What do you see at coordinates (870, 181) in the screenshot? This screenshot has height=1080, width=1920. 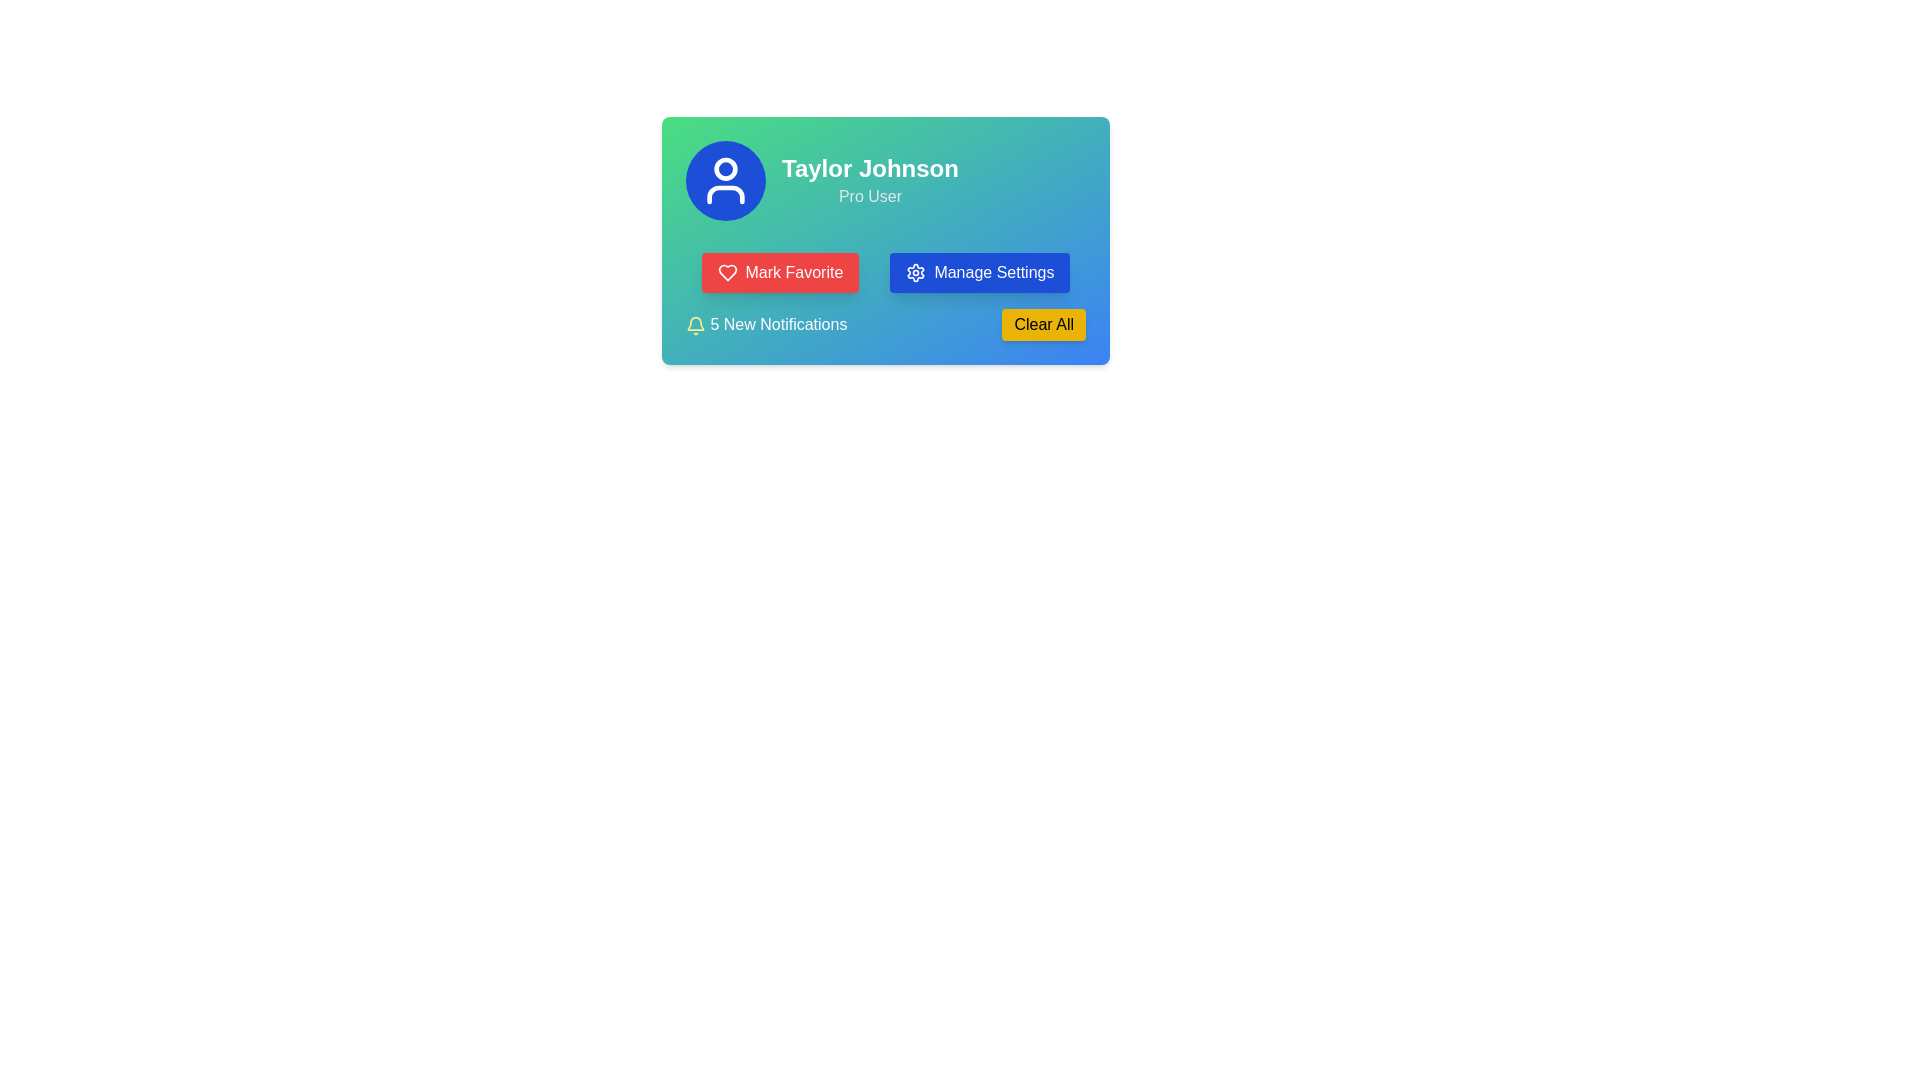 I see `the user identification header displaying the user's name and status (Pro User) located at the top-right portion of the interface within a card-like structure` at bounding box center [870, 181].